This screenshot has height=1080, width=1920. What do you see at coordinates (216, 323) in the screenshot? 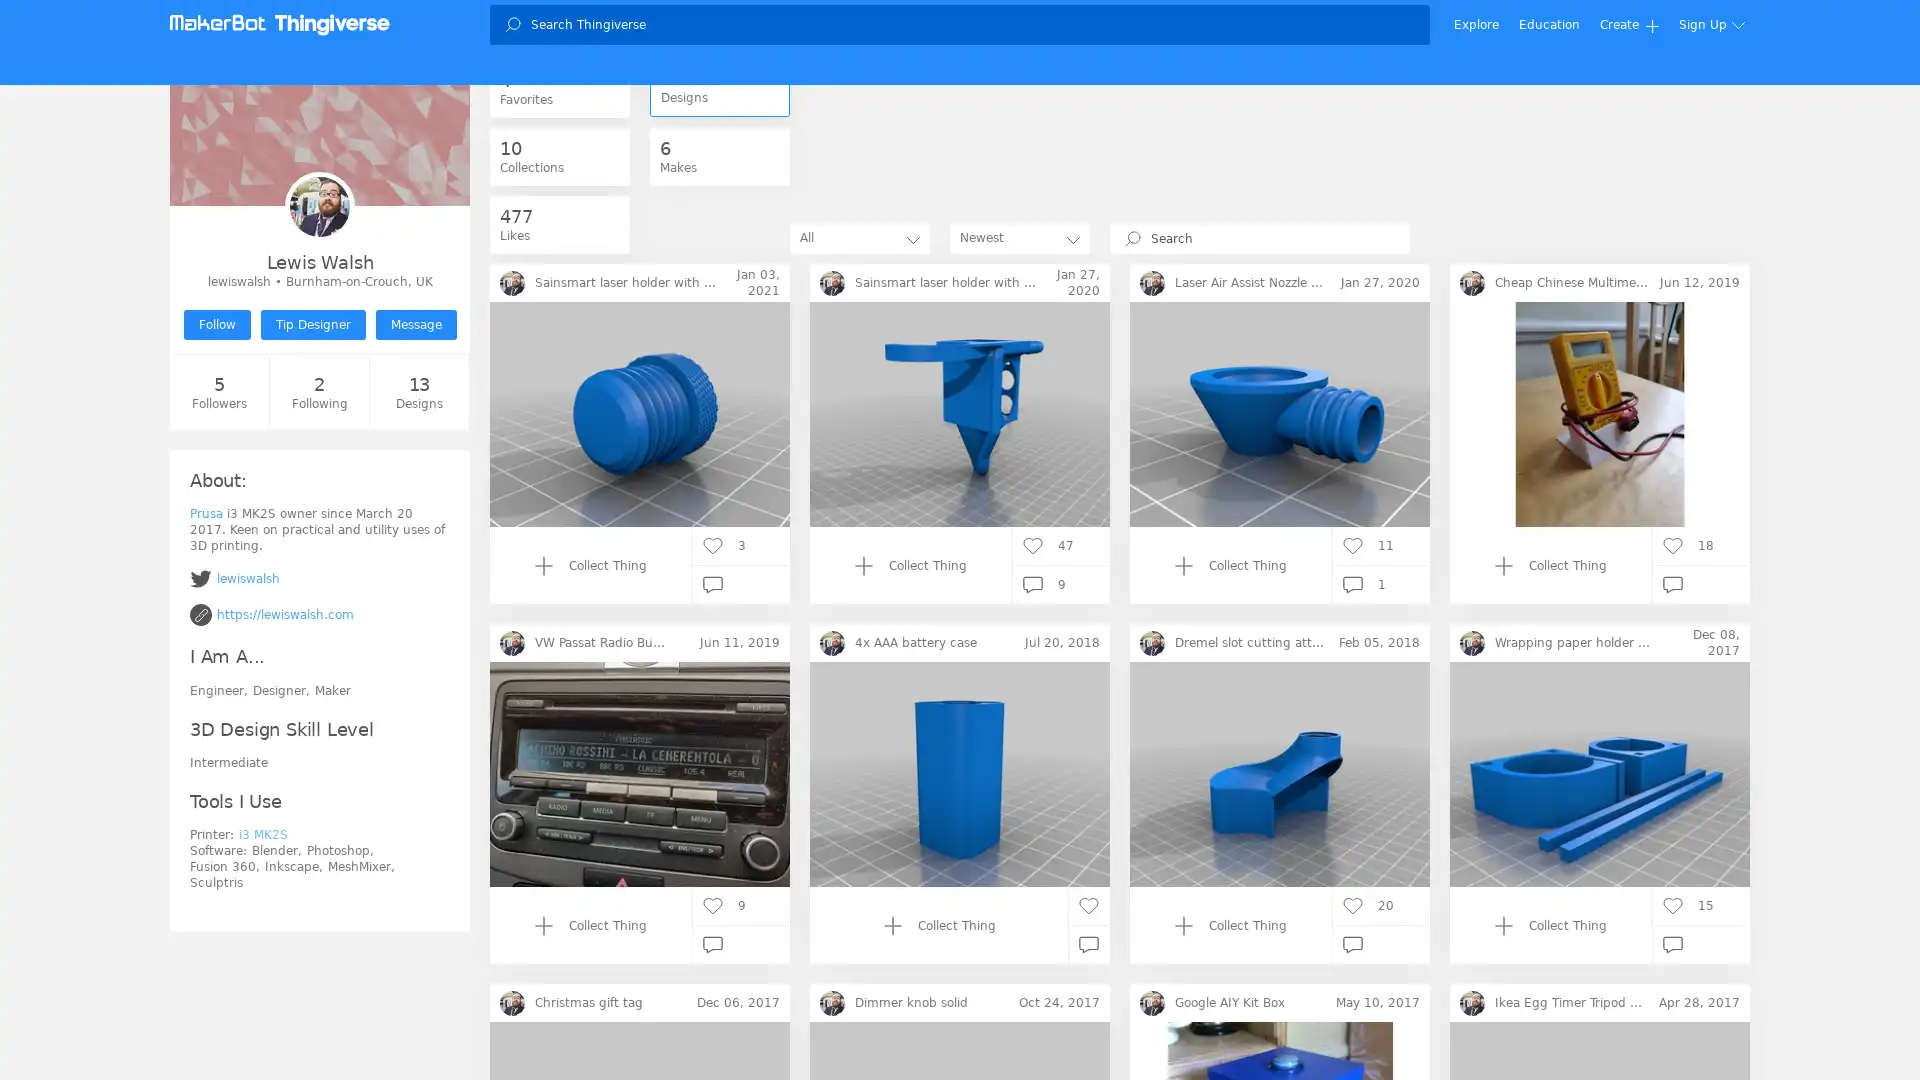
I see `Follow` at bounding box center [216, 323].